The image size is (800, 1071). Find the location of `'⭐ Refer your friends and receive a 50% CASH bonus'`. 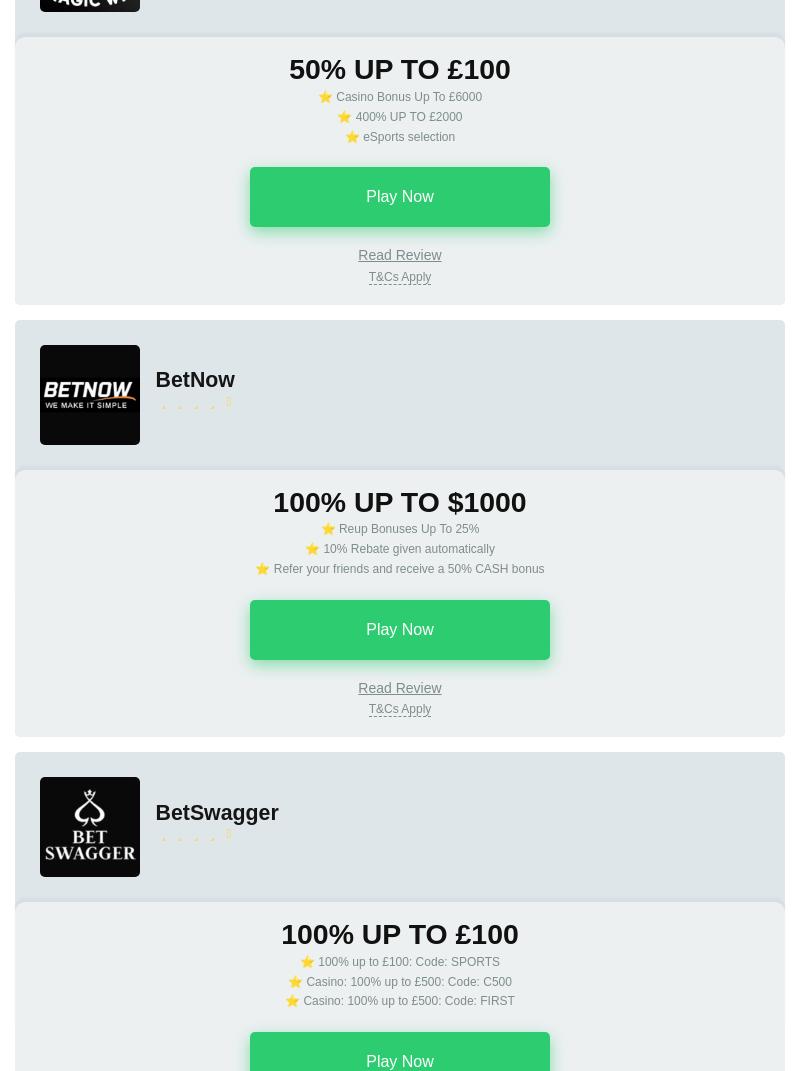

'⭐ Refer your friends and receive a 50% CASH bonus' is located at coordinates (253, 567).